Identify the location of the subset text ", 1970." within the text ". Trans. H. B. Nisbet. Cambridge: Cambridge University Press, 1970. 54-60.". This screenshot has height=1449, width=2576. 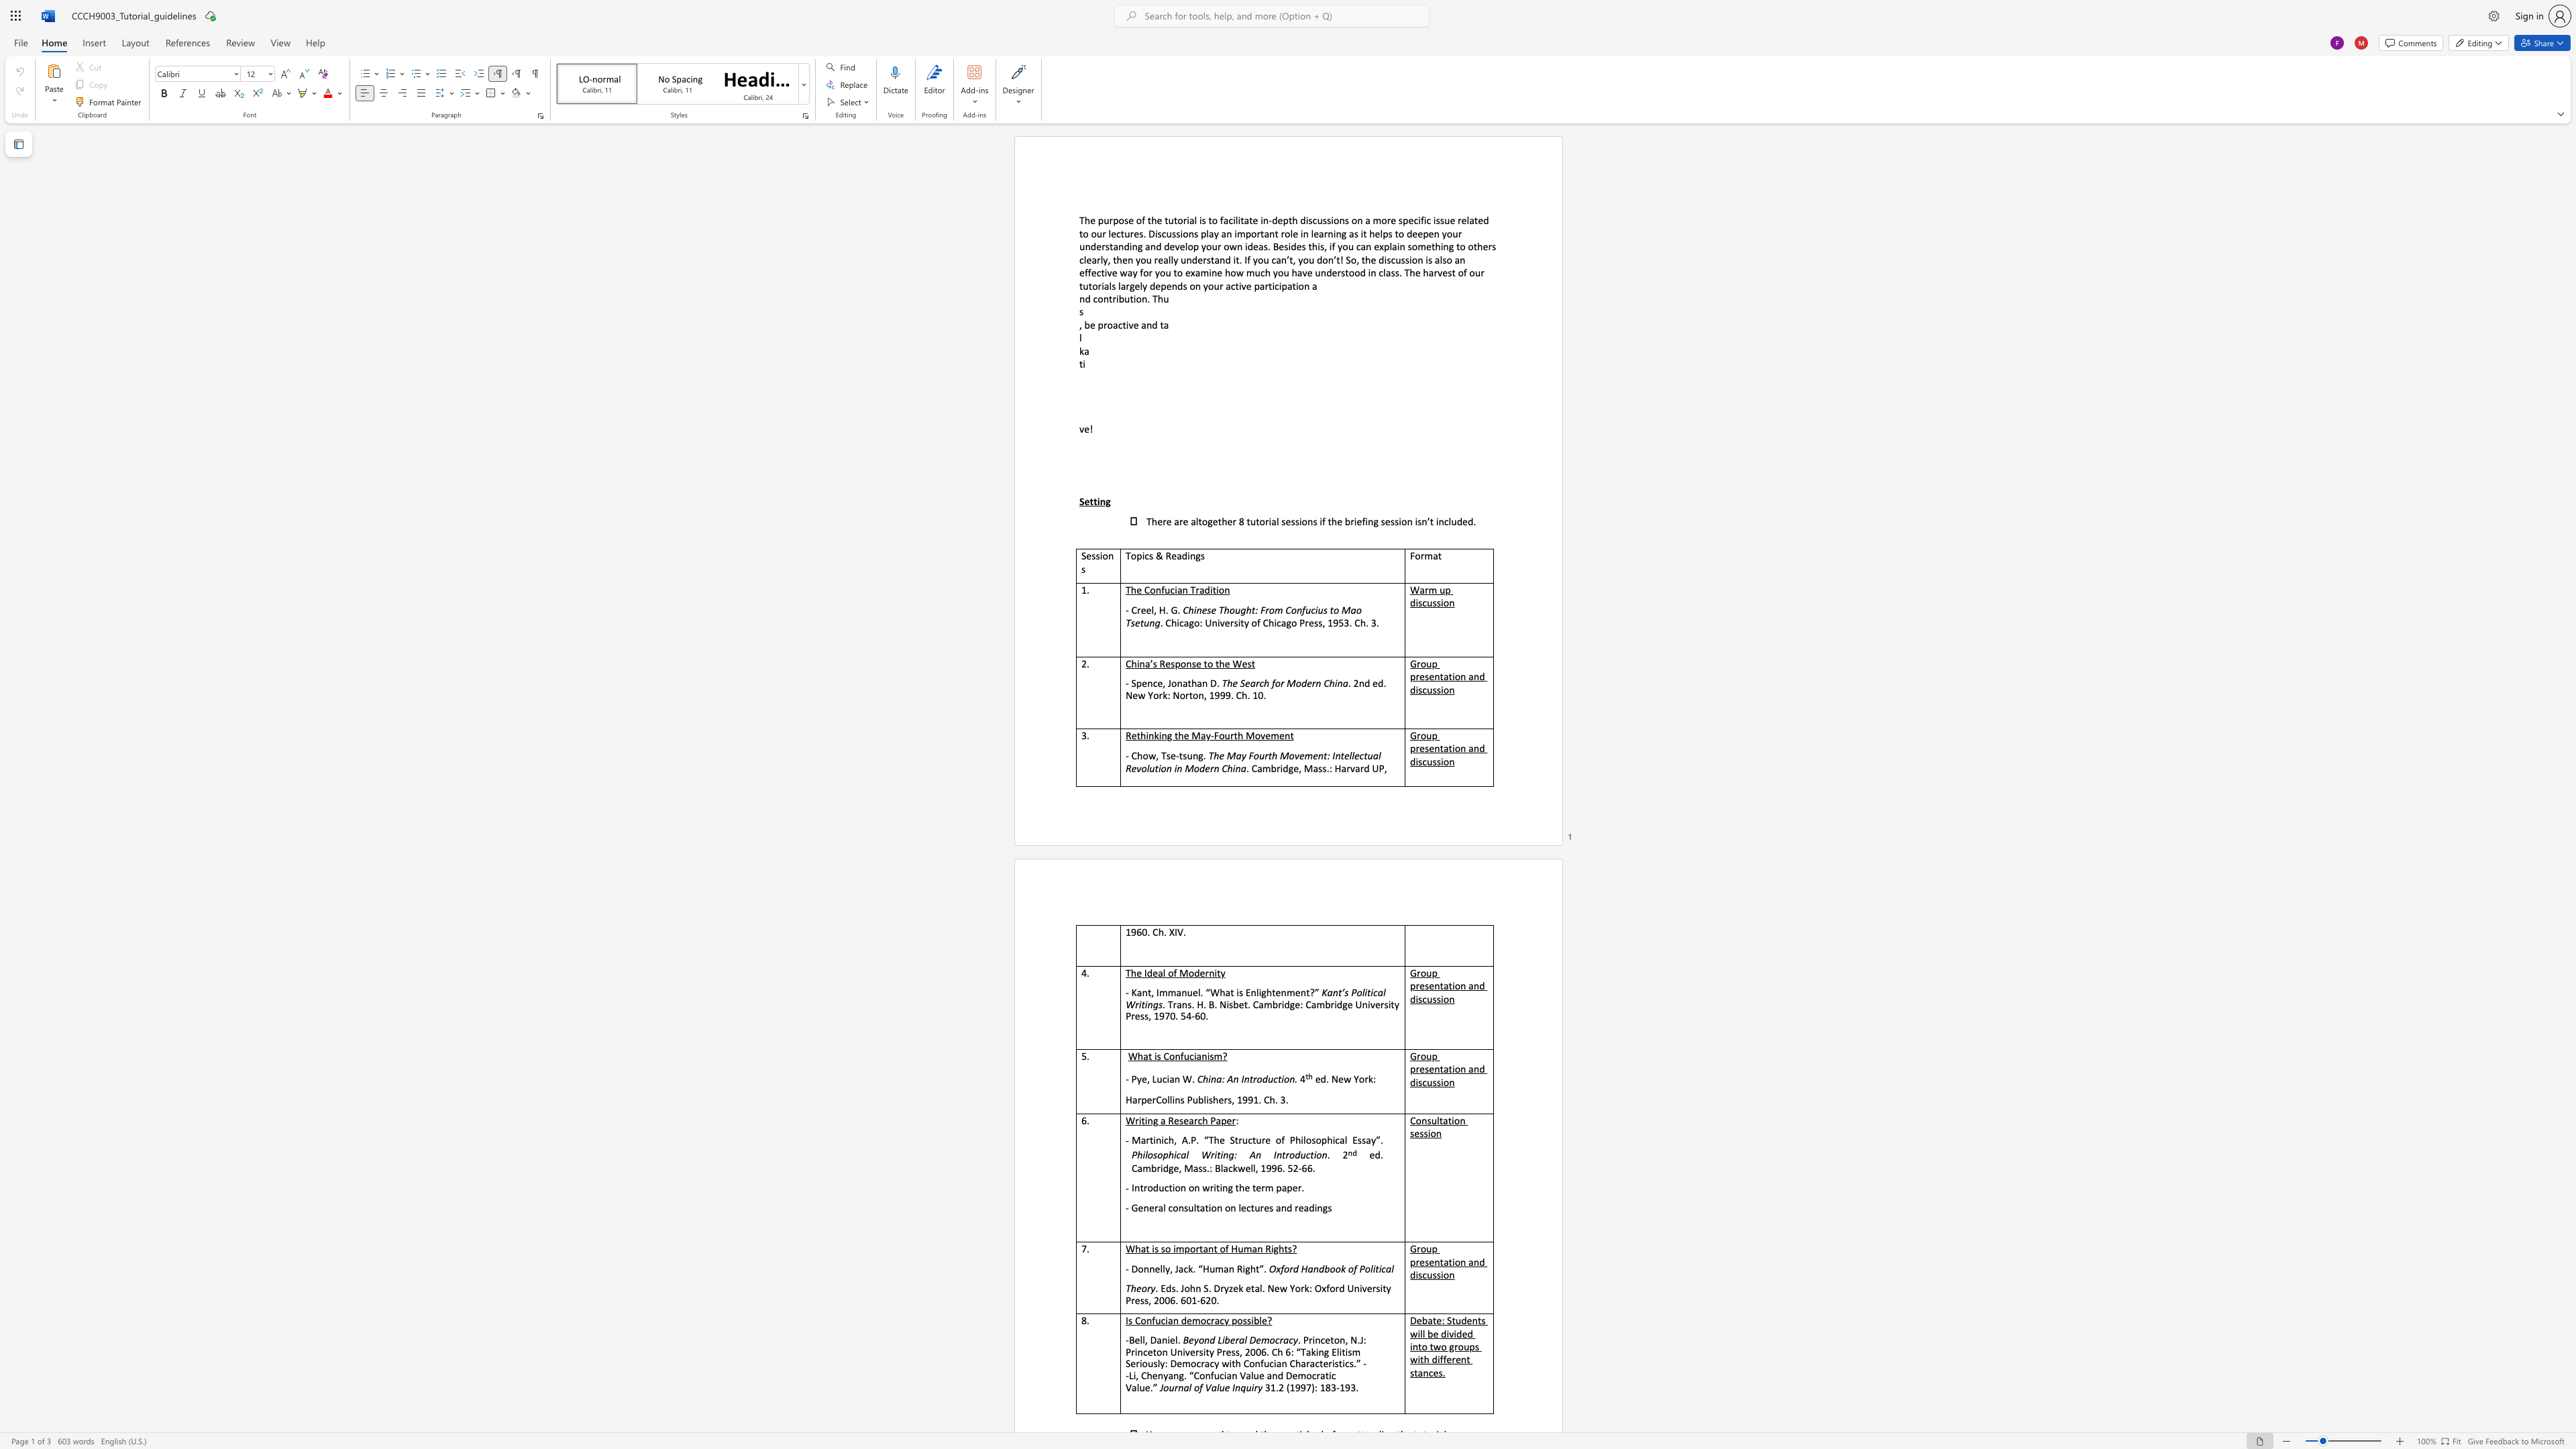
(1148, 1014).